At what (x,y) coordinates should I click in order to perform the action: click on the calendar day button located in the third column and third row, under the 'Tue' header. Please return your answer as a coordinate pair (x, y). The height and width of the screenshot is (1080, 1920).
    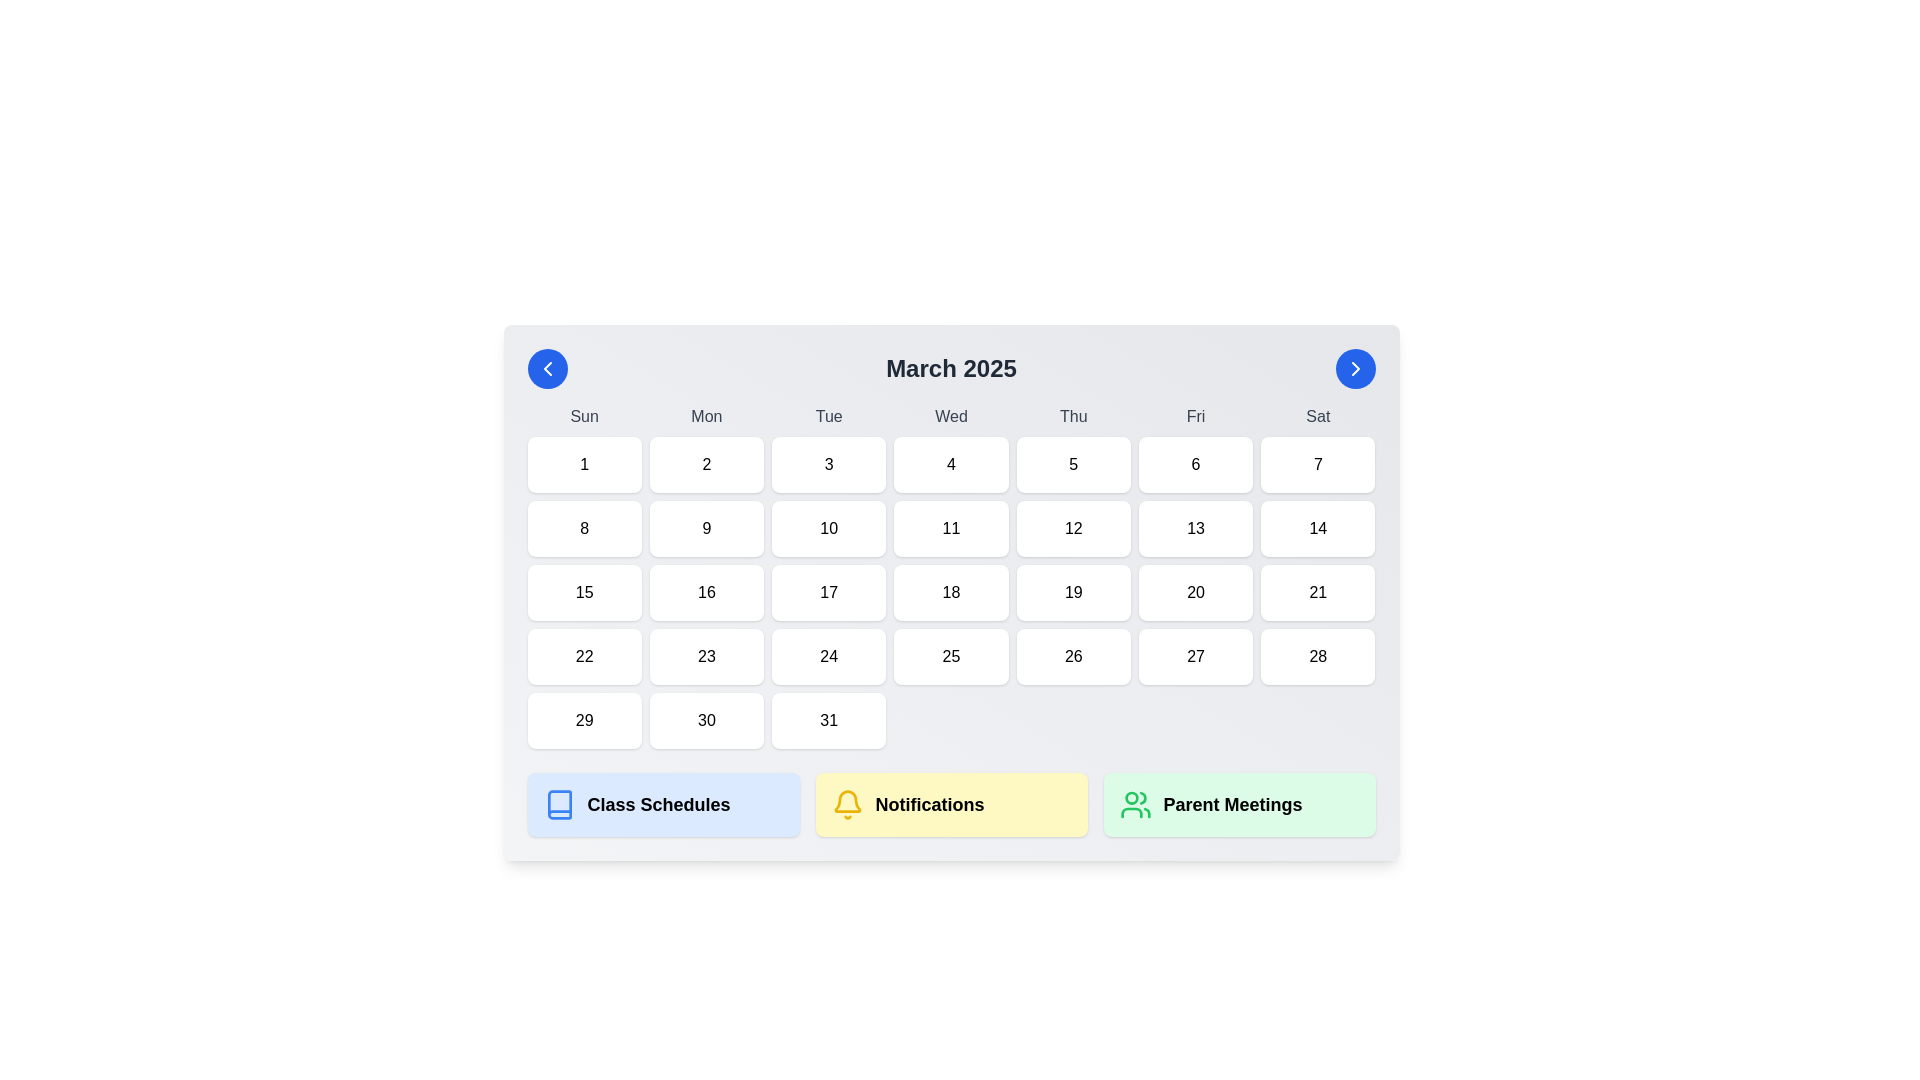
    Looking at the image, I should click on (829, 592).